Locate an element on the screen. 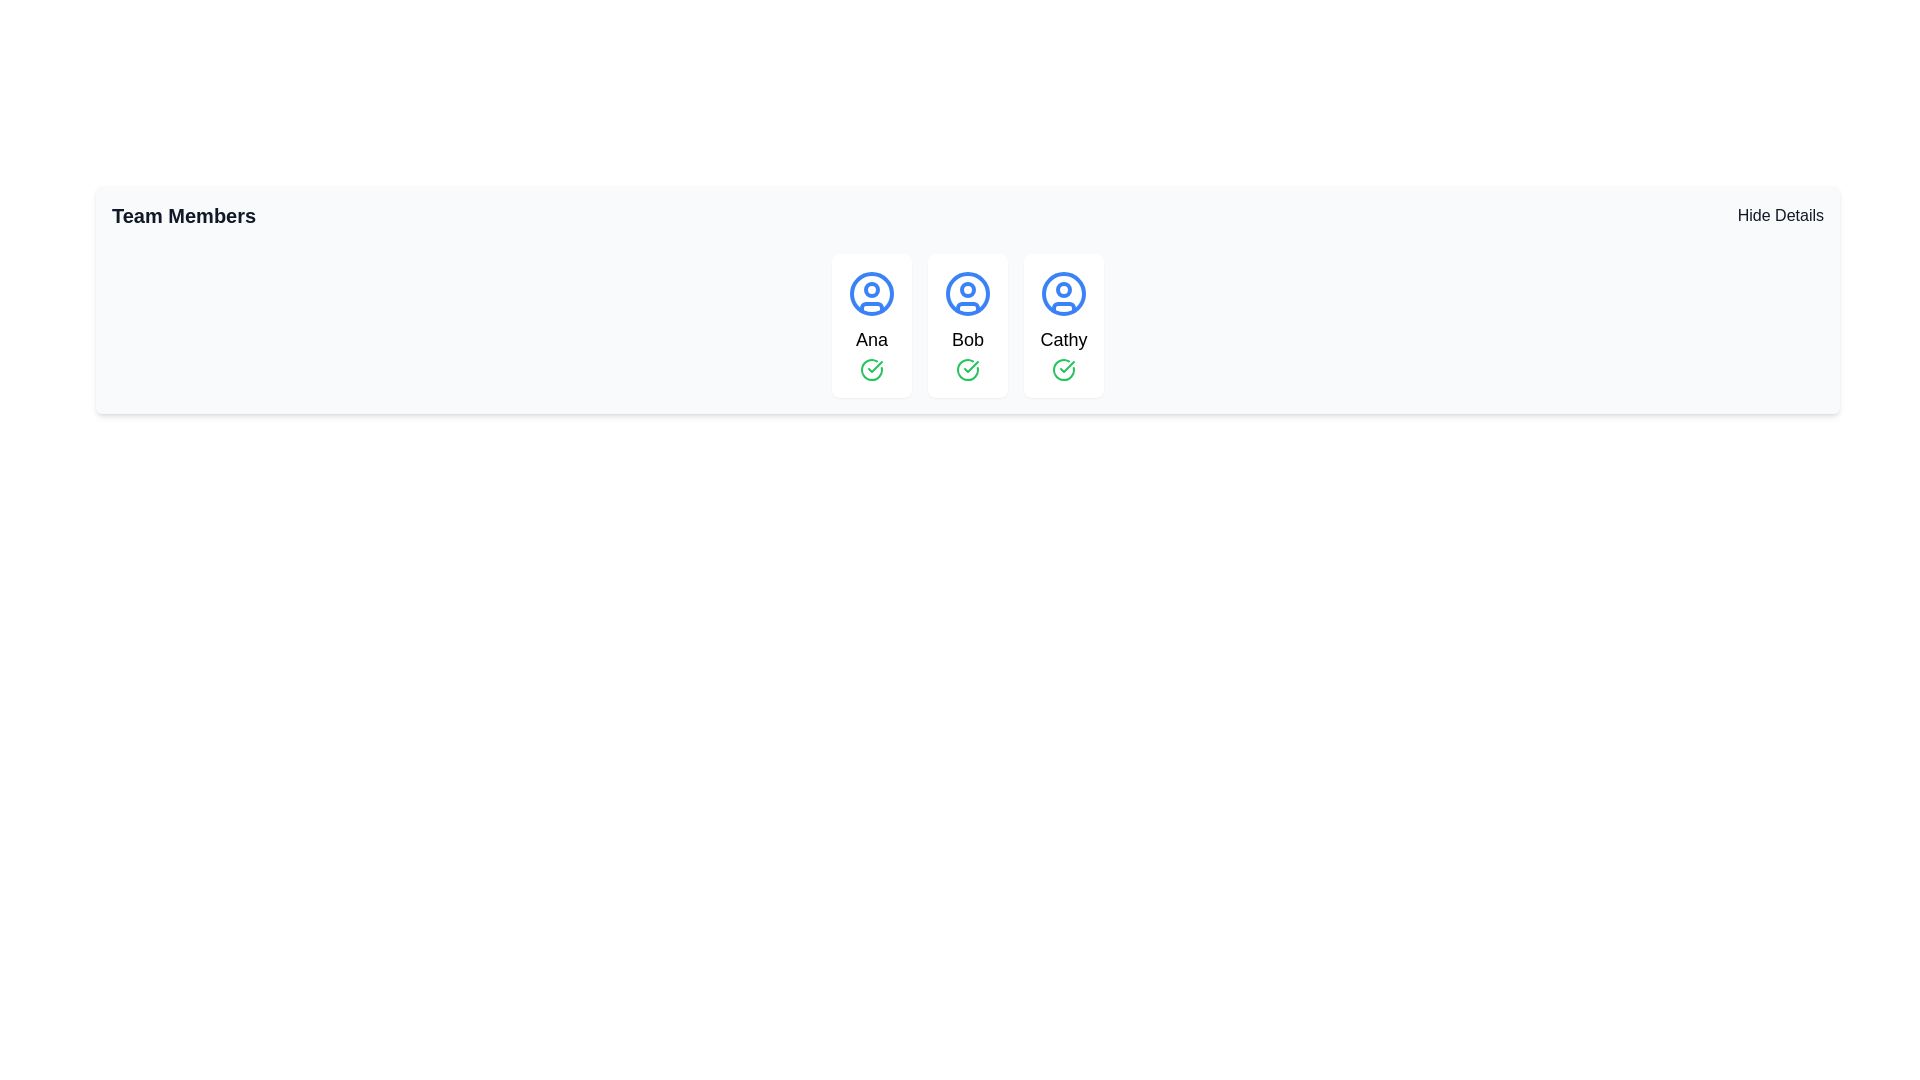  the blue circular shape that represents the outer rim of Bob's user profile icon in the SVG display is located at coordinates (968, 293).